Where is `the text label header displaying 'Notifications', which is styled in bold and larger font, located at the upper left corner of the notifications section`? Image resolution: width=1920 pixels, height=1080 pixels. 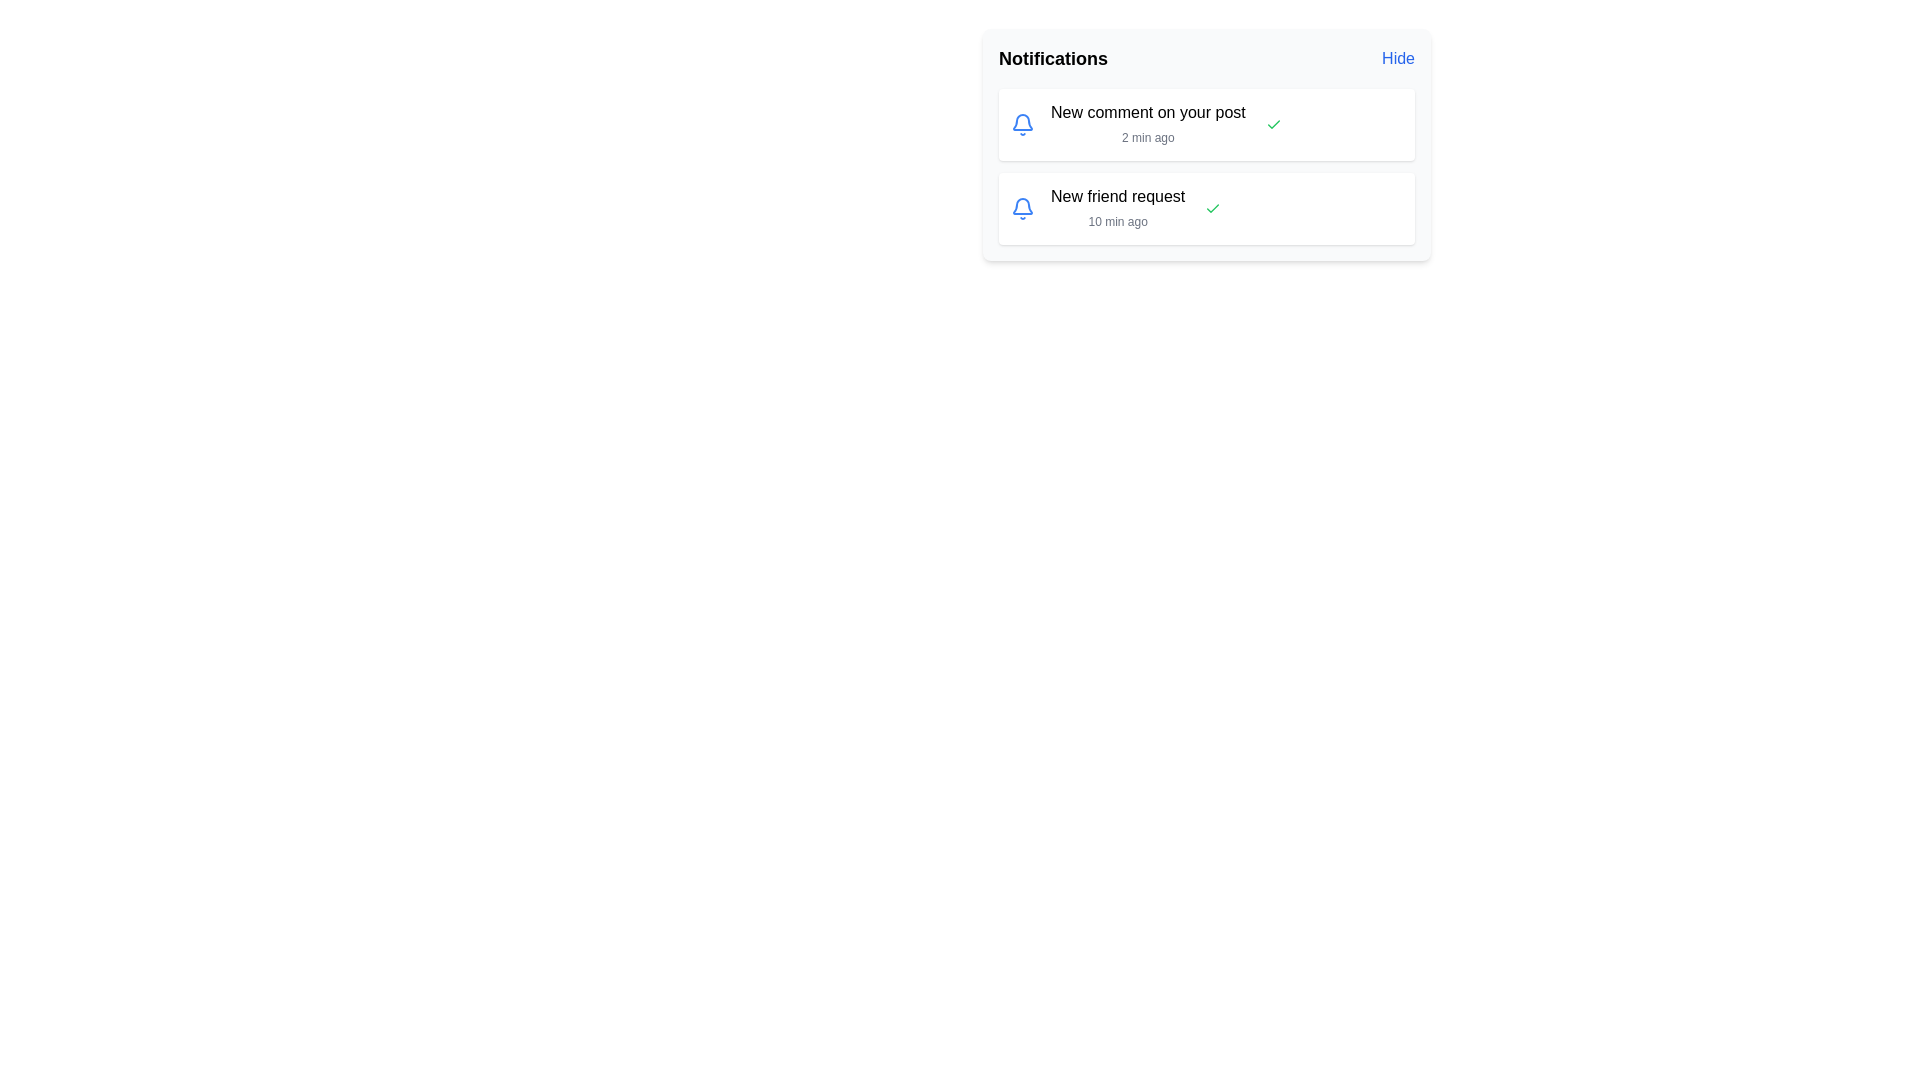
the text label header displaying 'Notifications', which is styled in bold and larger font, located at the upper left corner of the notifications section is located at coordinates (1052, 57).